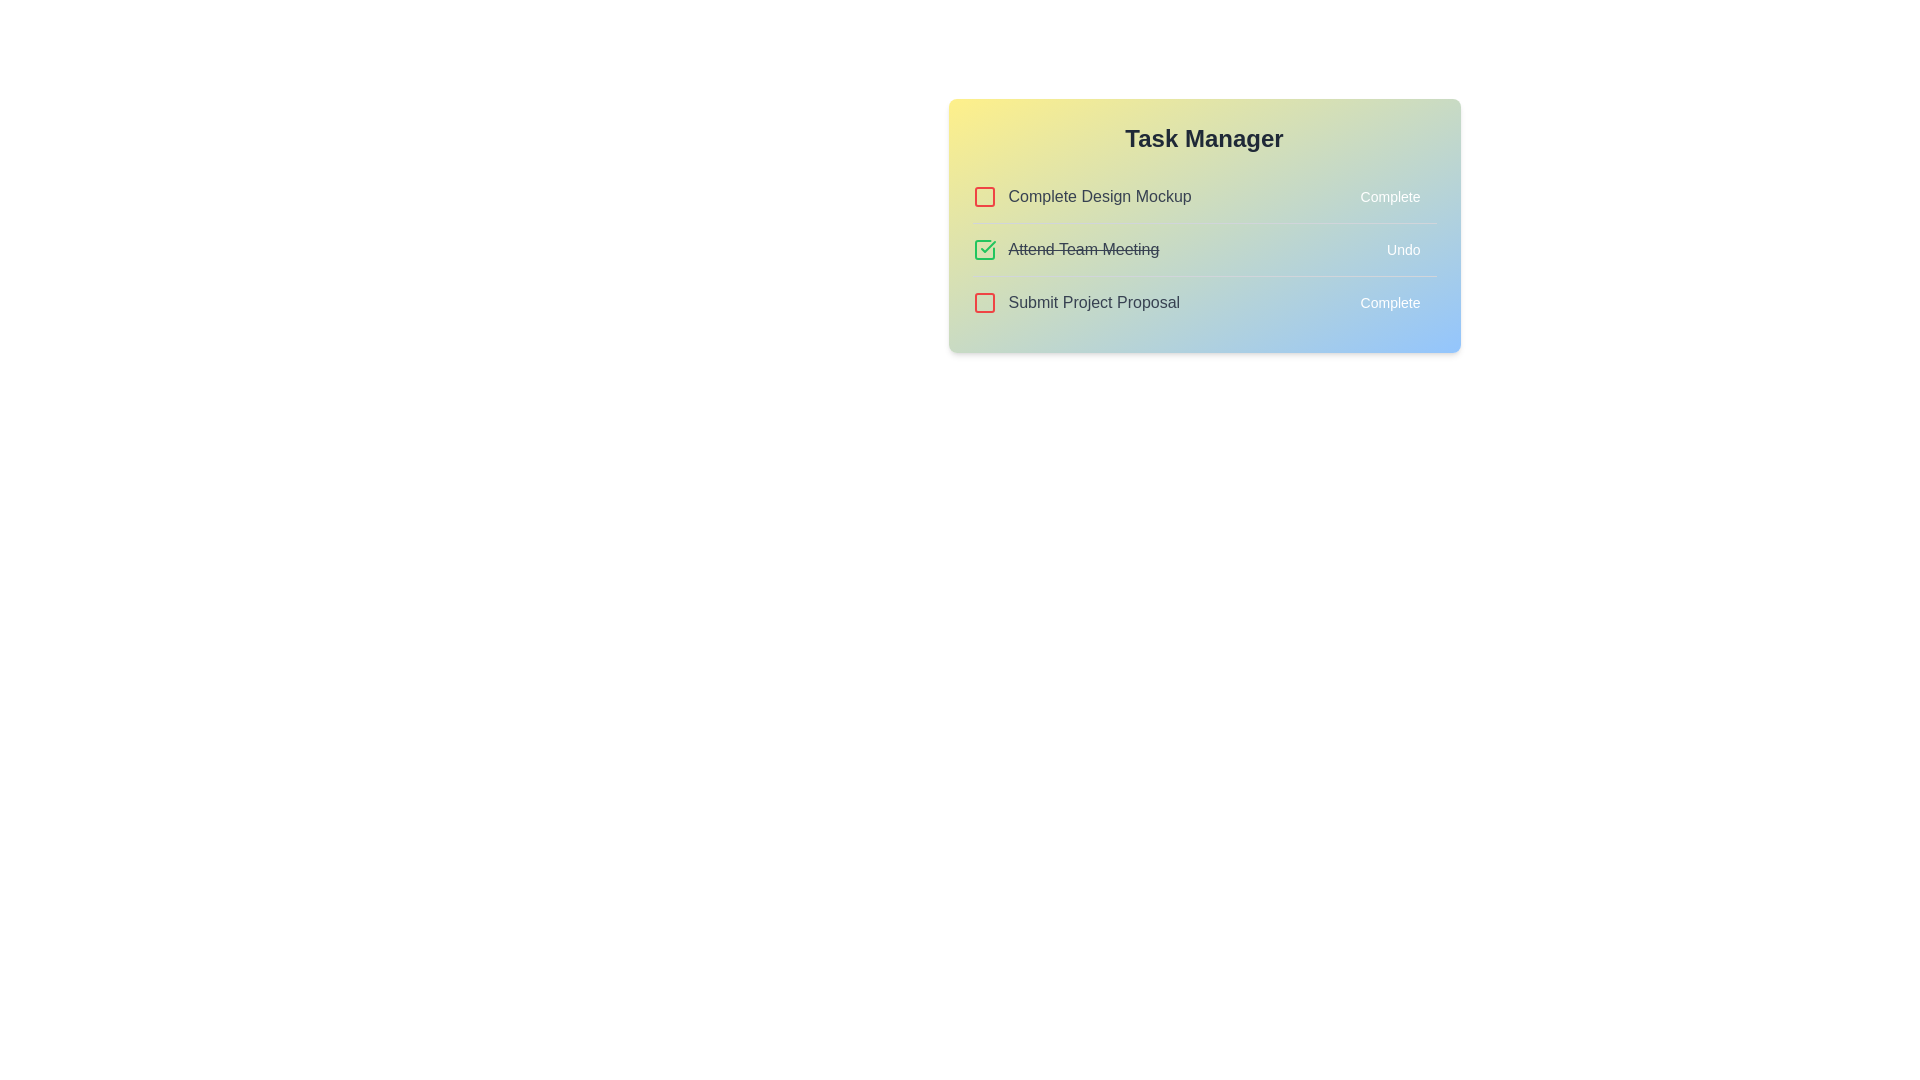 The image size is (1920, 1080). I want to click on the Undo button for the task Attend Team Meeting to toggle its completion status, so click(1402, 249).